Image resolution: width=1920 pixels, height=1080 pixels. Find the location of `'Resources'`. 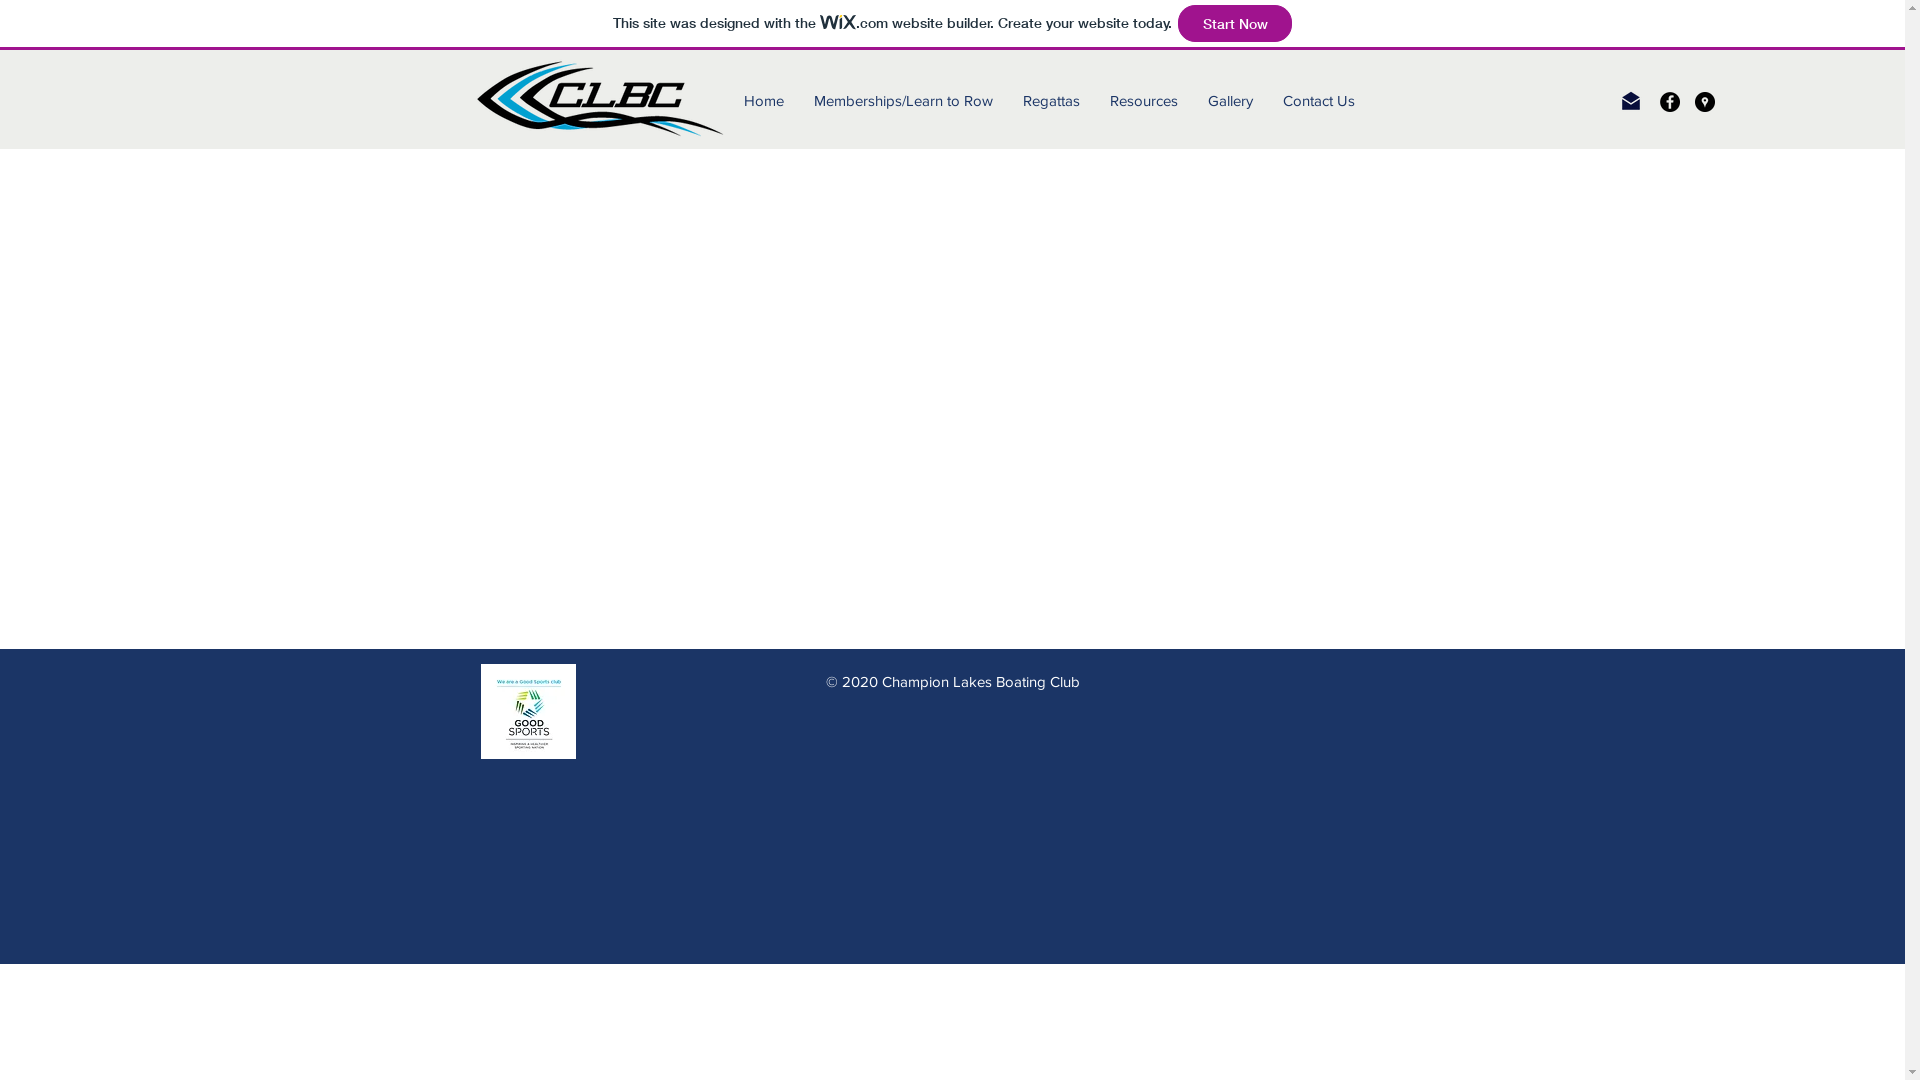

'Resources' is located at coordinates (1143, 100).